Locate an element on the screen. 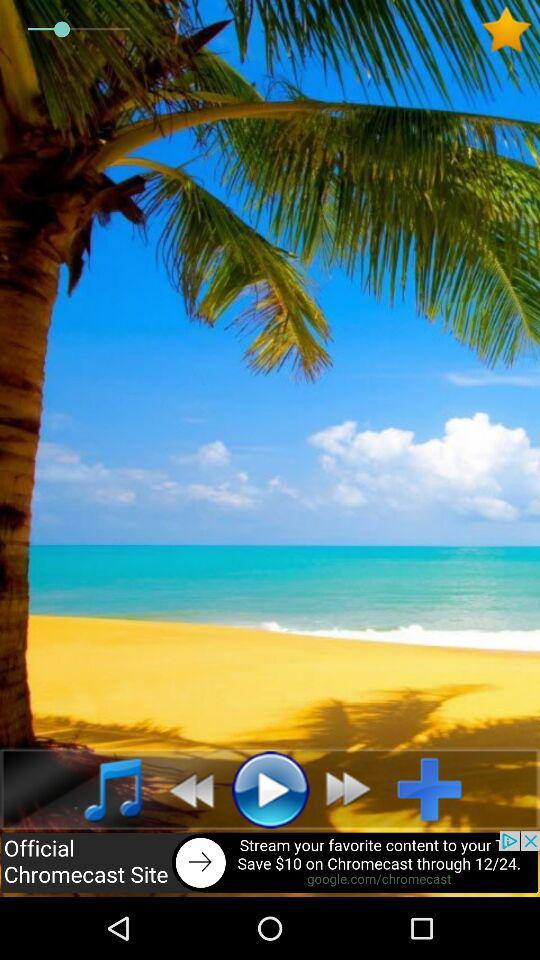  forward is located at coordinates (353, 789).